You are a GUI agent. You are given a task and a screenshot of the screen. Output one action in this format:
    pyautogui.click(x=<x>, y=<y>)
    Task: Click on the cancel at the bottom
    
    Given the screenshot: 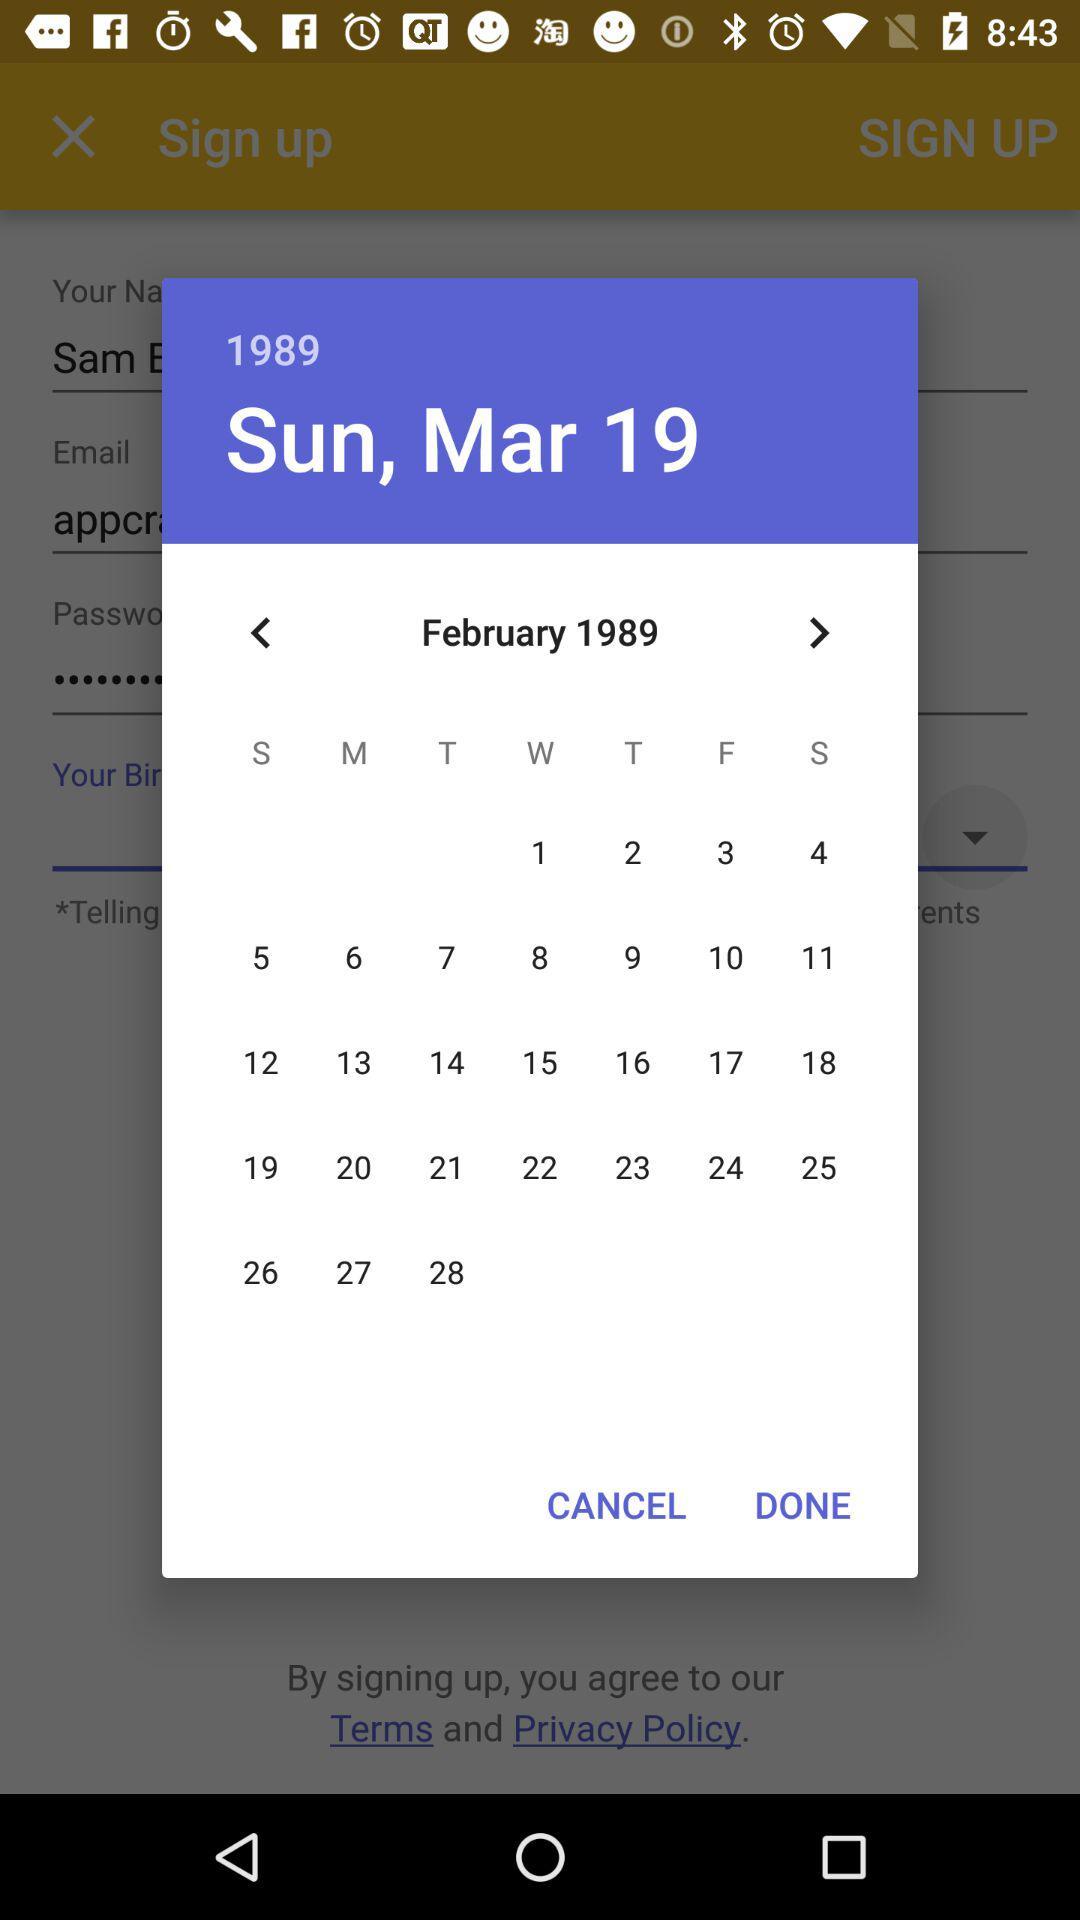 What is the action you would take?
    pyautogui.click(x=615, y=1504)
    